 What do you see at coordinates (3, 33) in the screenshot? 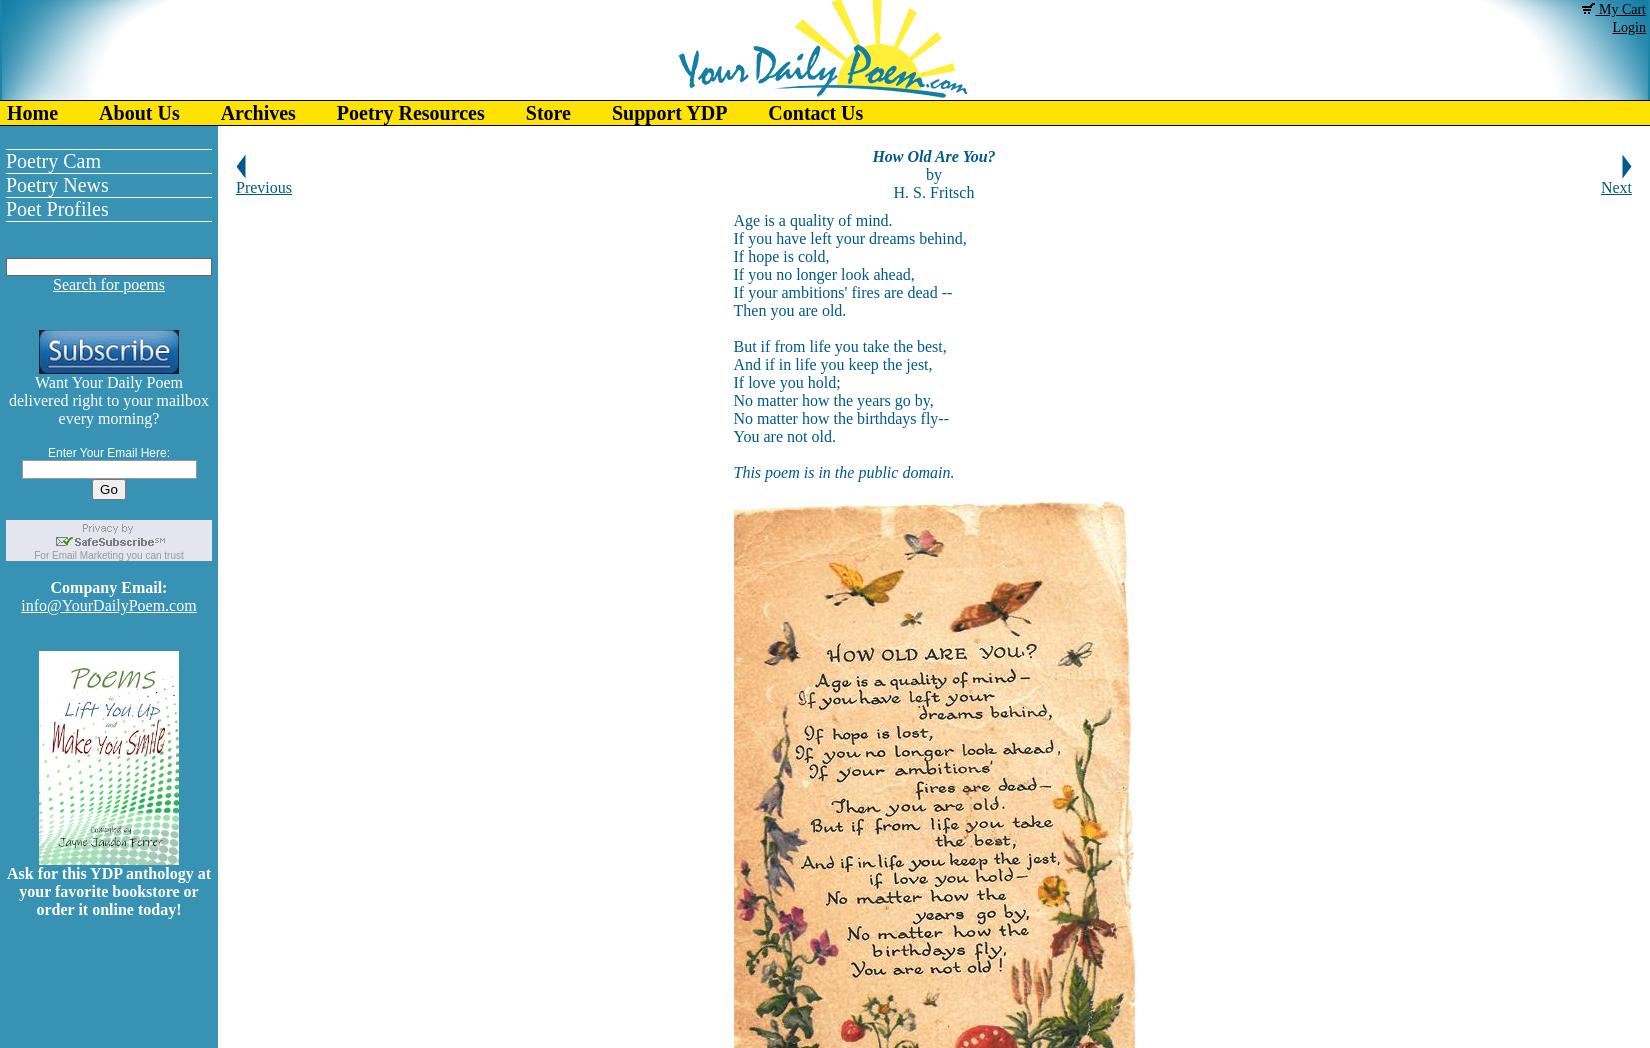
I see `'Of Interest'` at bounding box center [3, 33].